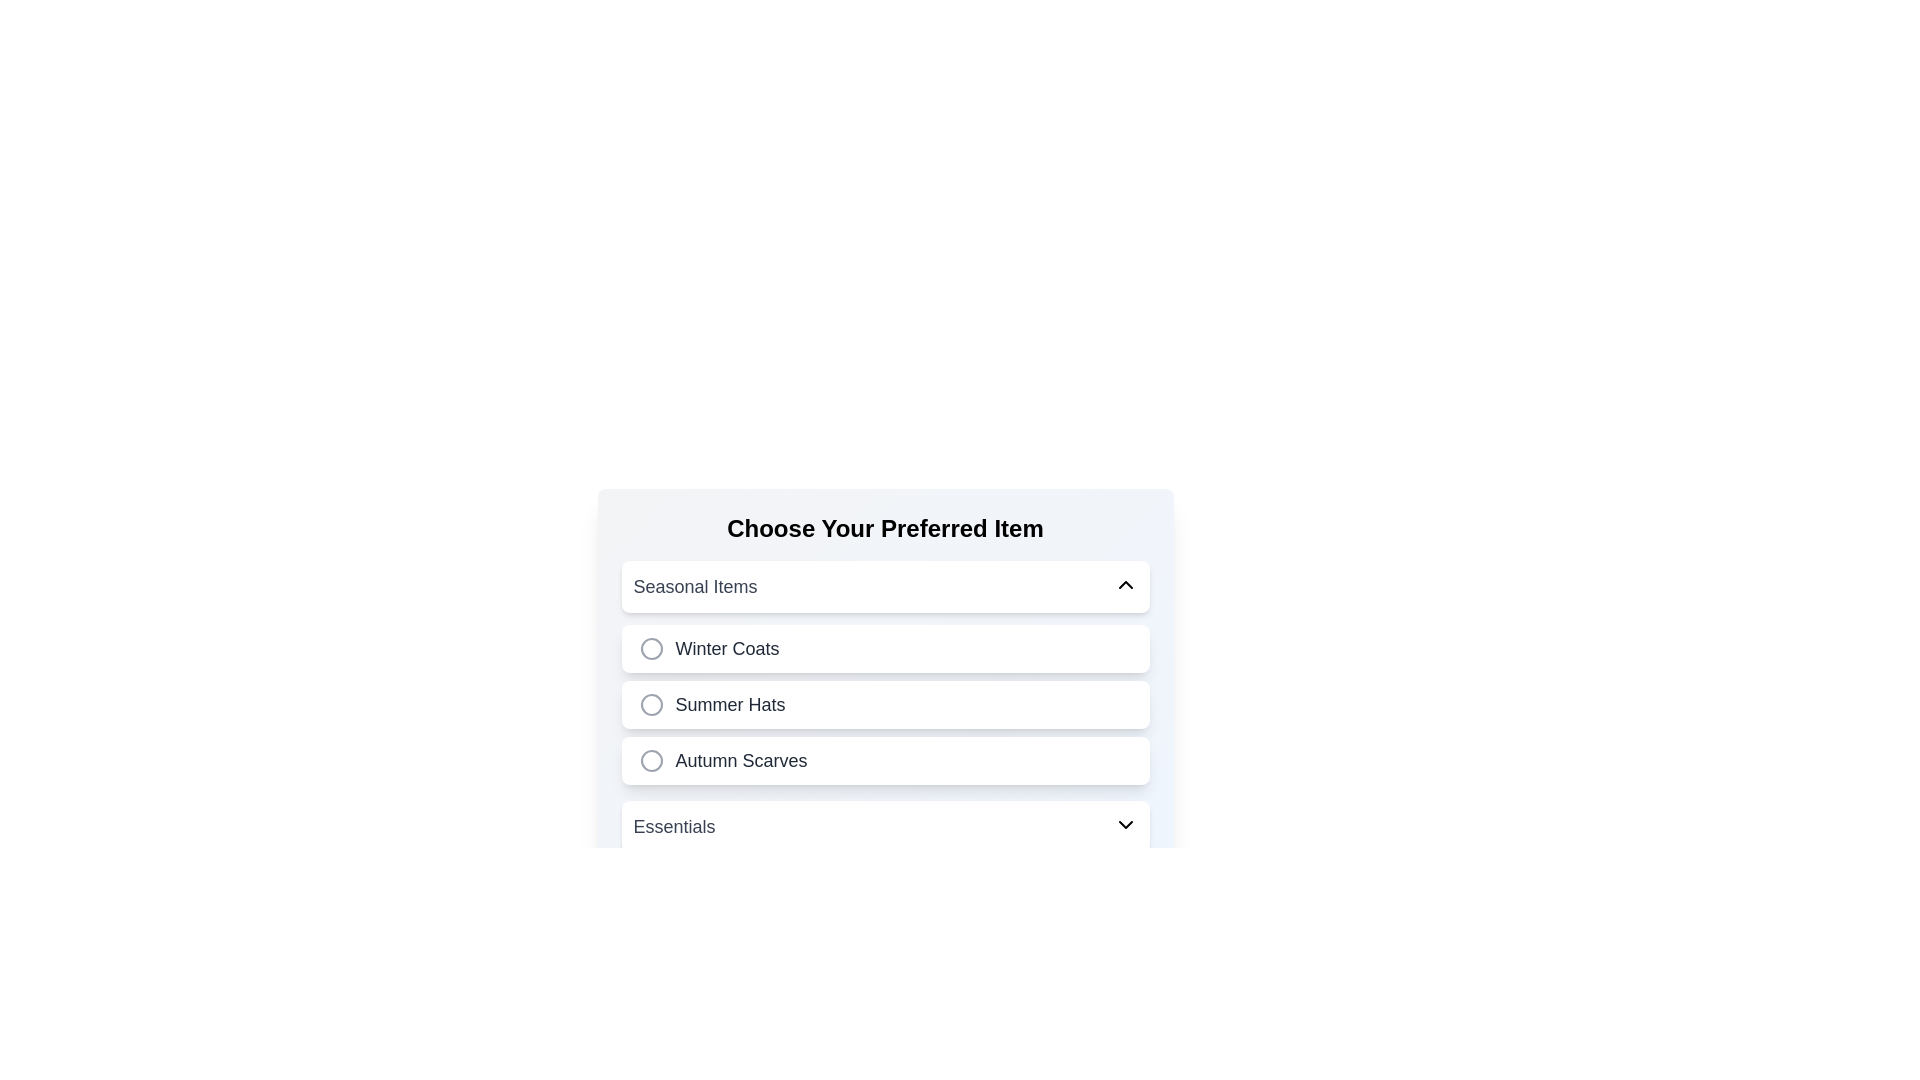  What do you see at coordinates (740, 760) in the screenshot?
I see `the text label displaying 'Autumn Scarves', which is styled in bold, medium-large dark gray font and located within a white card-like rectangle, positioned to the right of a circular radio button in the list of 'Choose Your Preferred Item'` at bounding box center [740, 760].